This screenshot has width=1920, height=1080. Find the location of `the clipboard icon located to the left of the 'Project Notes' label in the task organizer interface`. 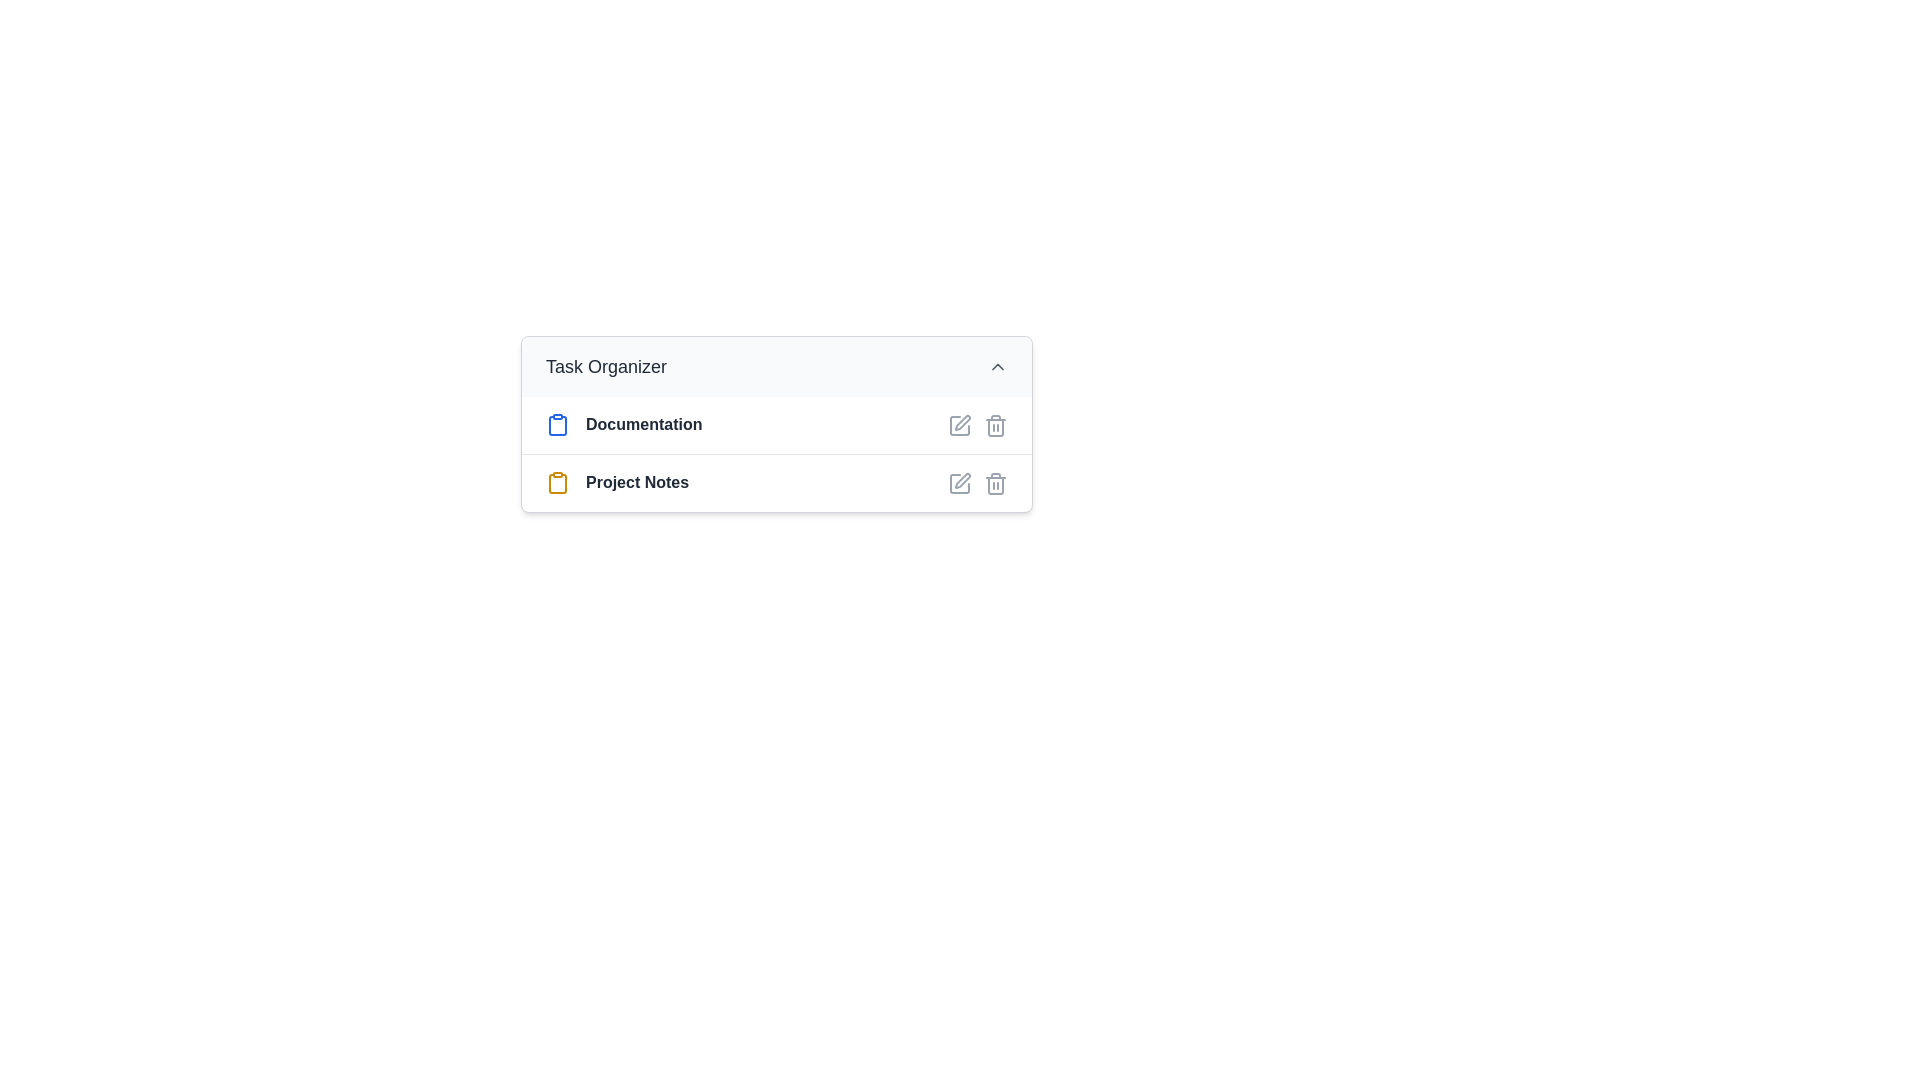

the clipboard icon located to the left of the 'Project Notes' label in the task organizer interface is located at coordinates (557, 483).